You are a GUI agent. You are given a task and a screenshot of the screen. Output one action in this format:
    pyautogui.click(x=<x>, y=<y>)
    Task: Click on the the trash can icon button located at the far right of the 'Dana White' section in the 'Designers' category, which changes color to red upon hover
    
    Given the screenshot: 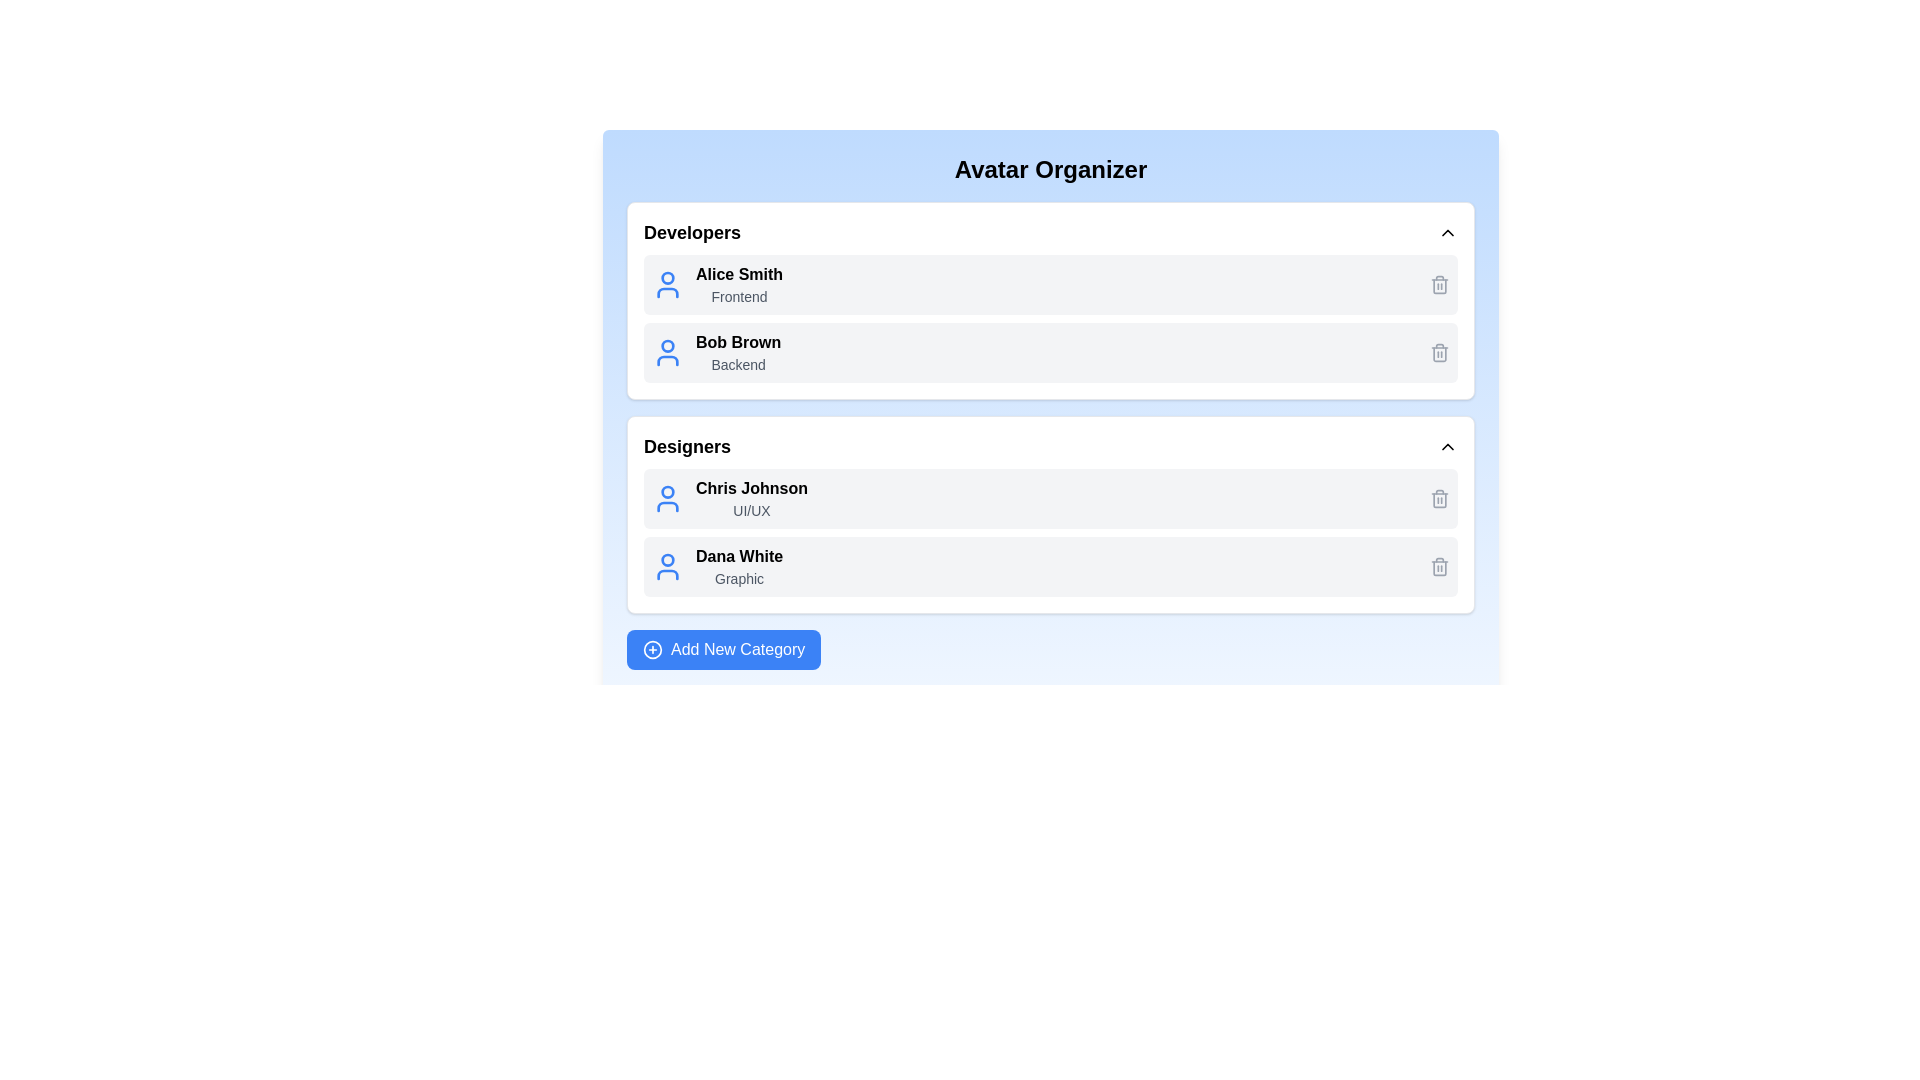 What is the action you would take?
    pyautogui.click(x=1440, y=567)
    